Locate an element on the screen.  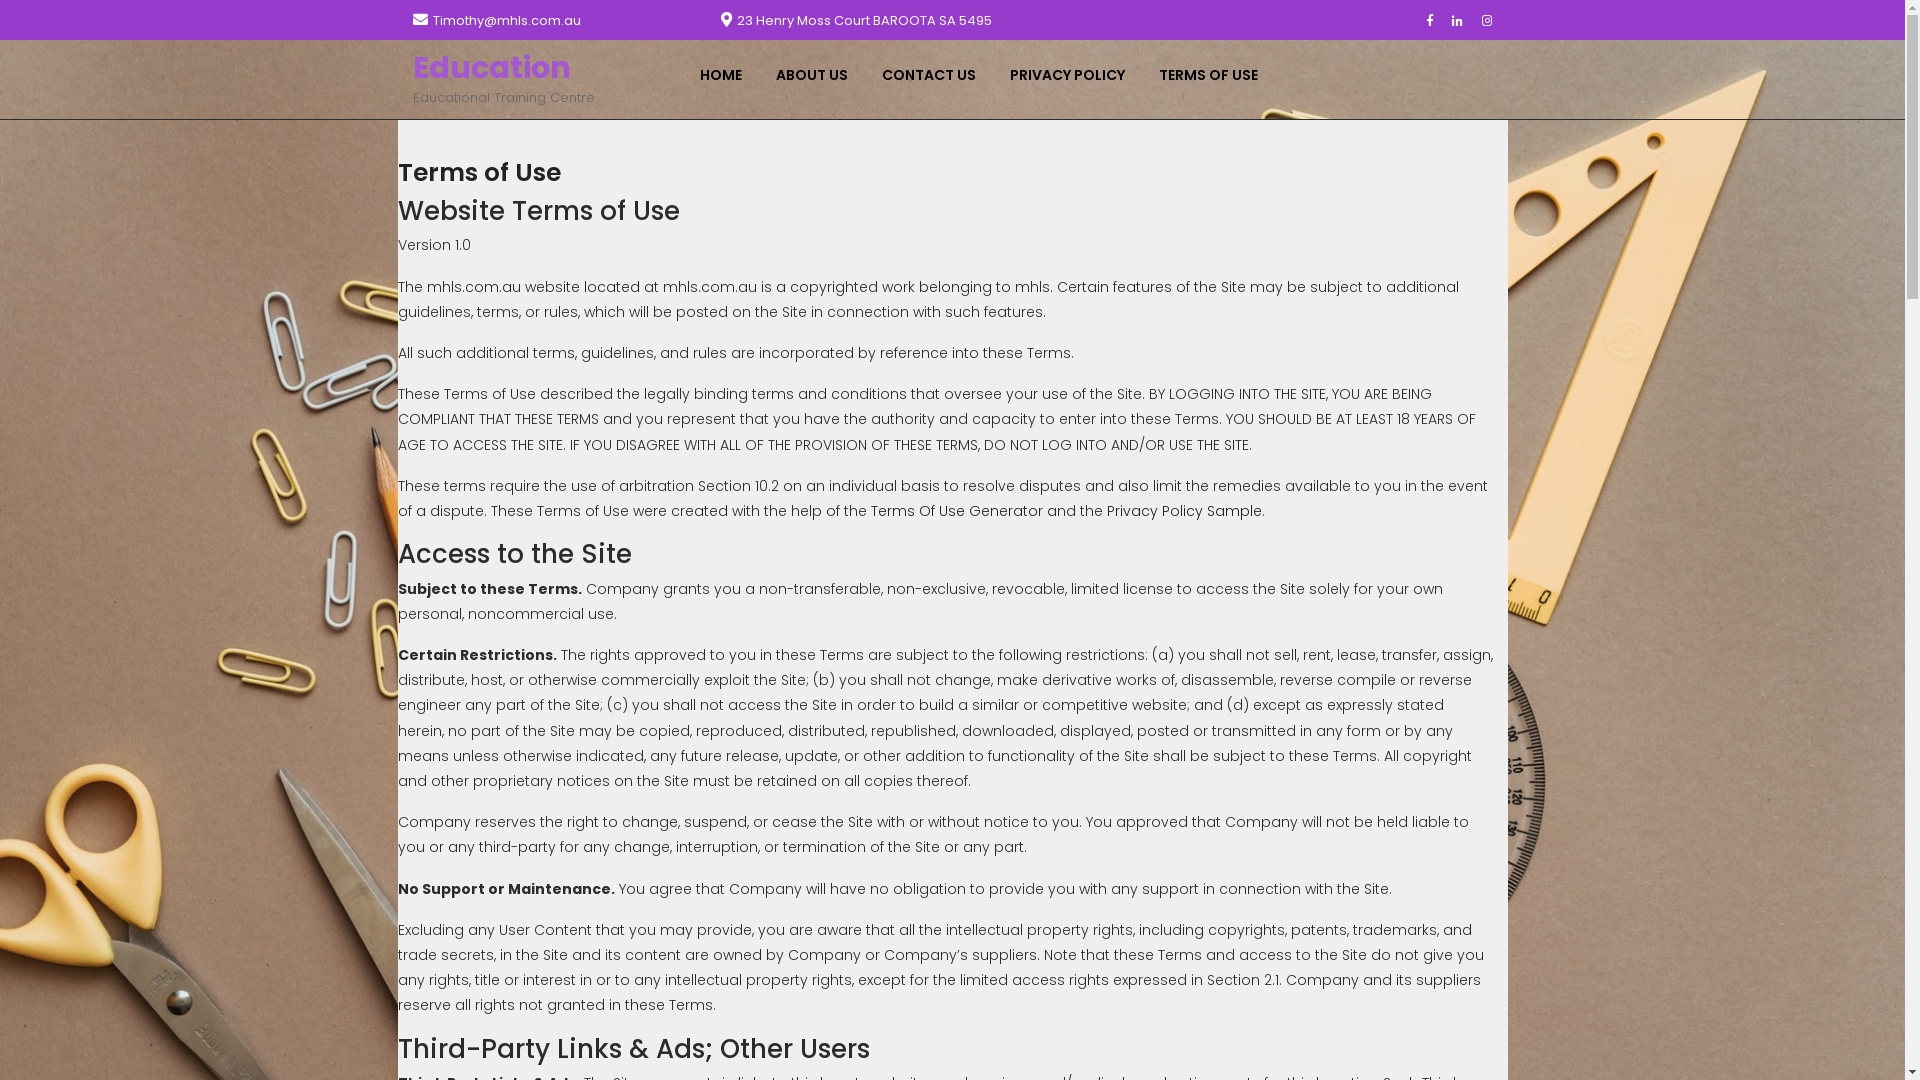
'Linkedin' is located at coordinates (1464, 19).